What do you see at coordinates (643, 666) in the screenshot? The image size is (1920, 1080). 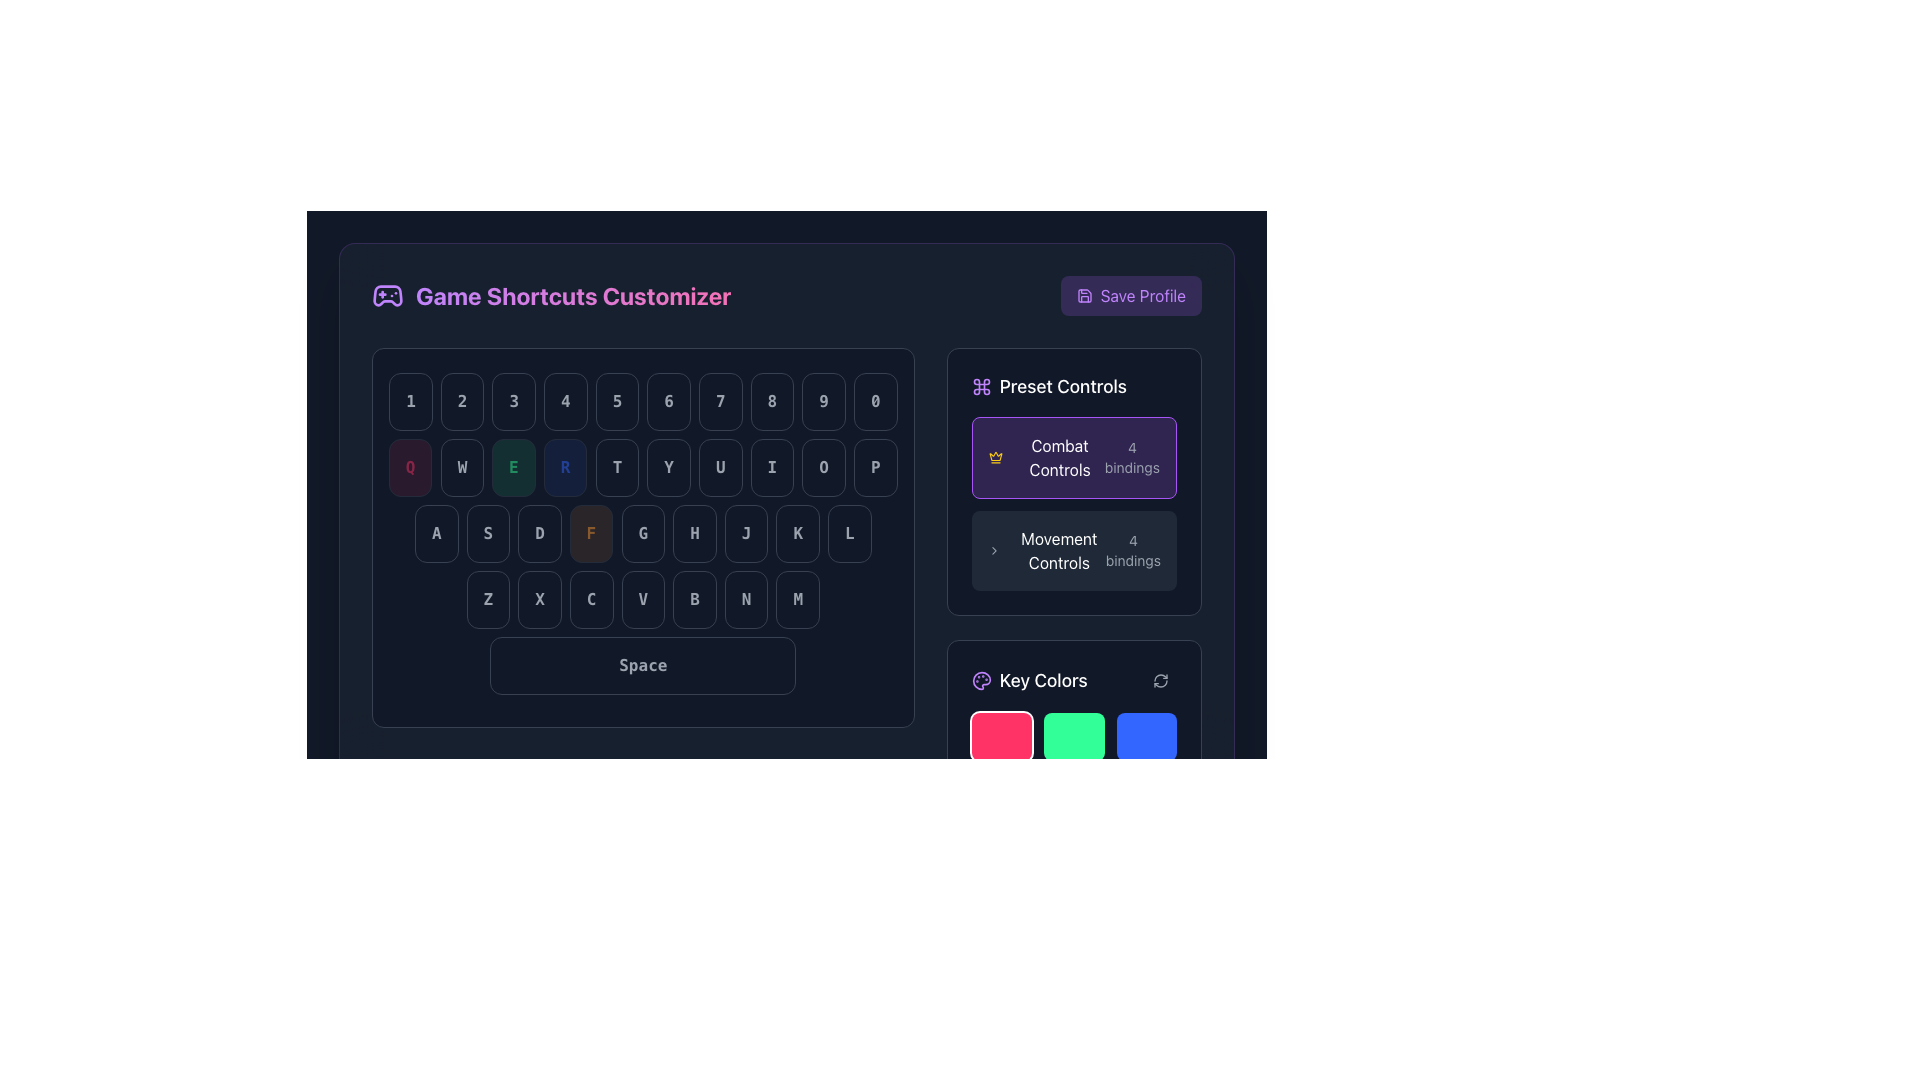 I see `the 'Space' bar button located at the bottommost position of the keyboard layout, centered horizontally below the 'ZXCVBNM' key row` at bounding box center [643, 666].